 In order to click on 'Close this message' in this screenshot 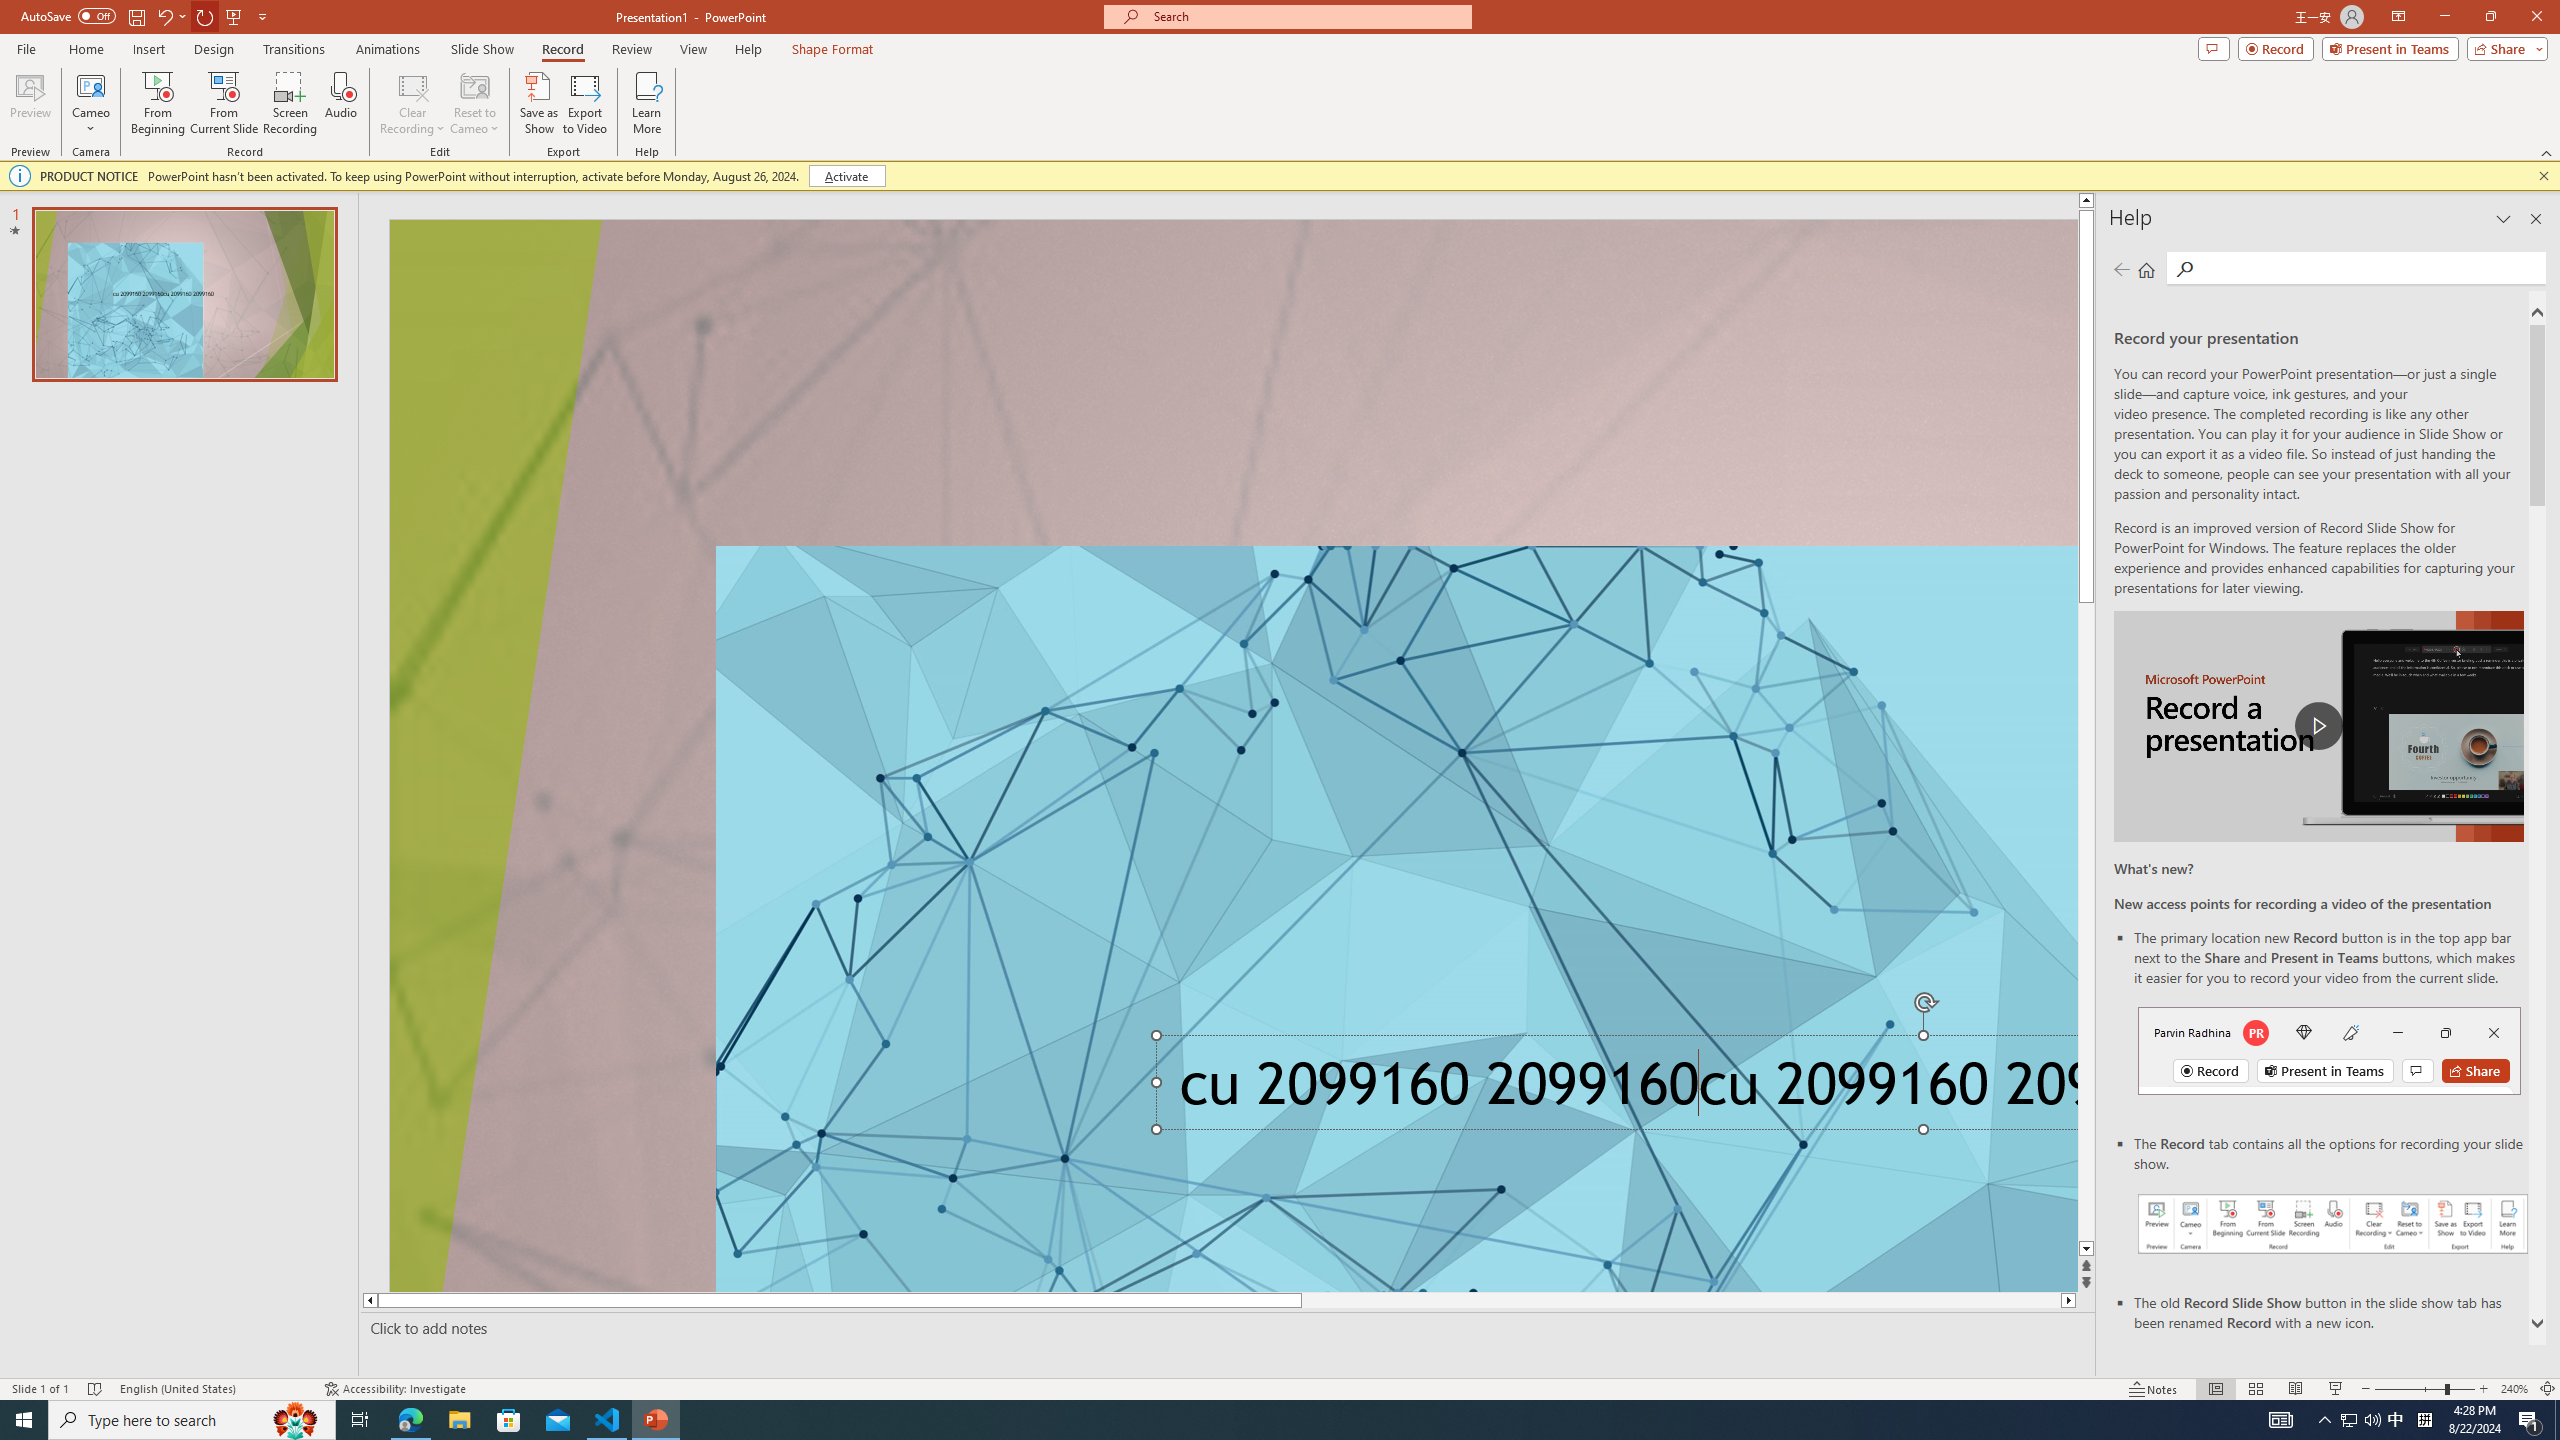, I will do `click(2543, 175)`.